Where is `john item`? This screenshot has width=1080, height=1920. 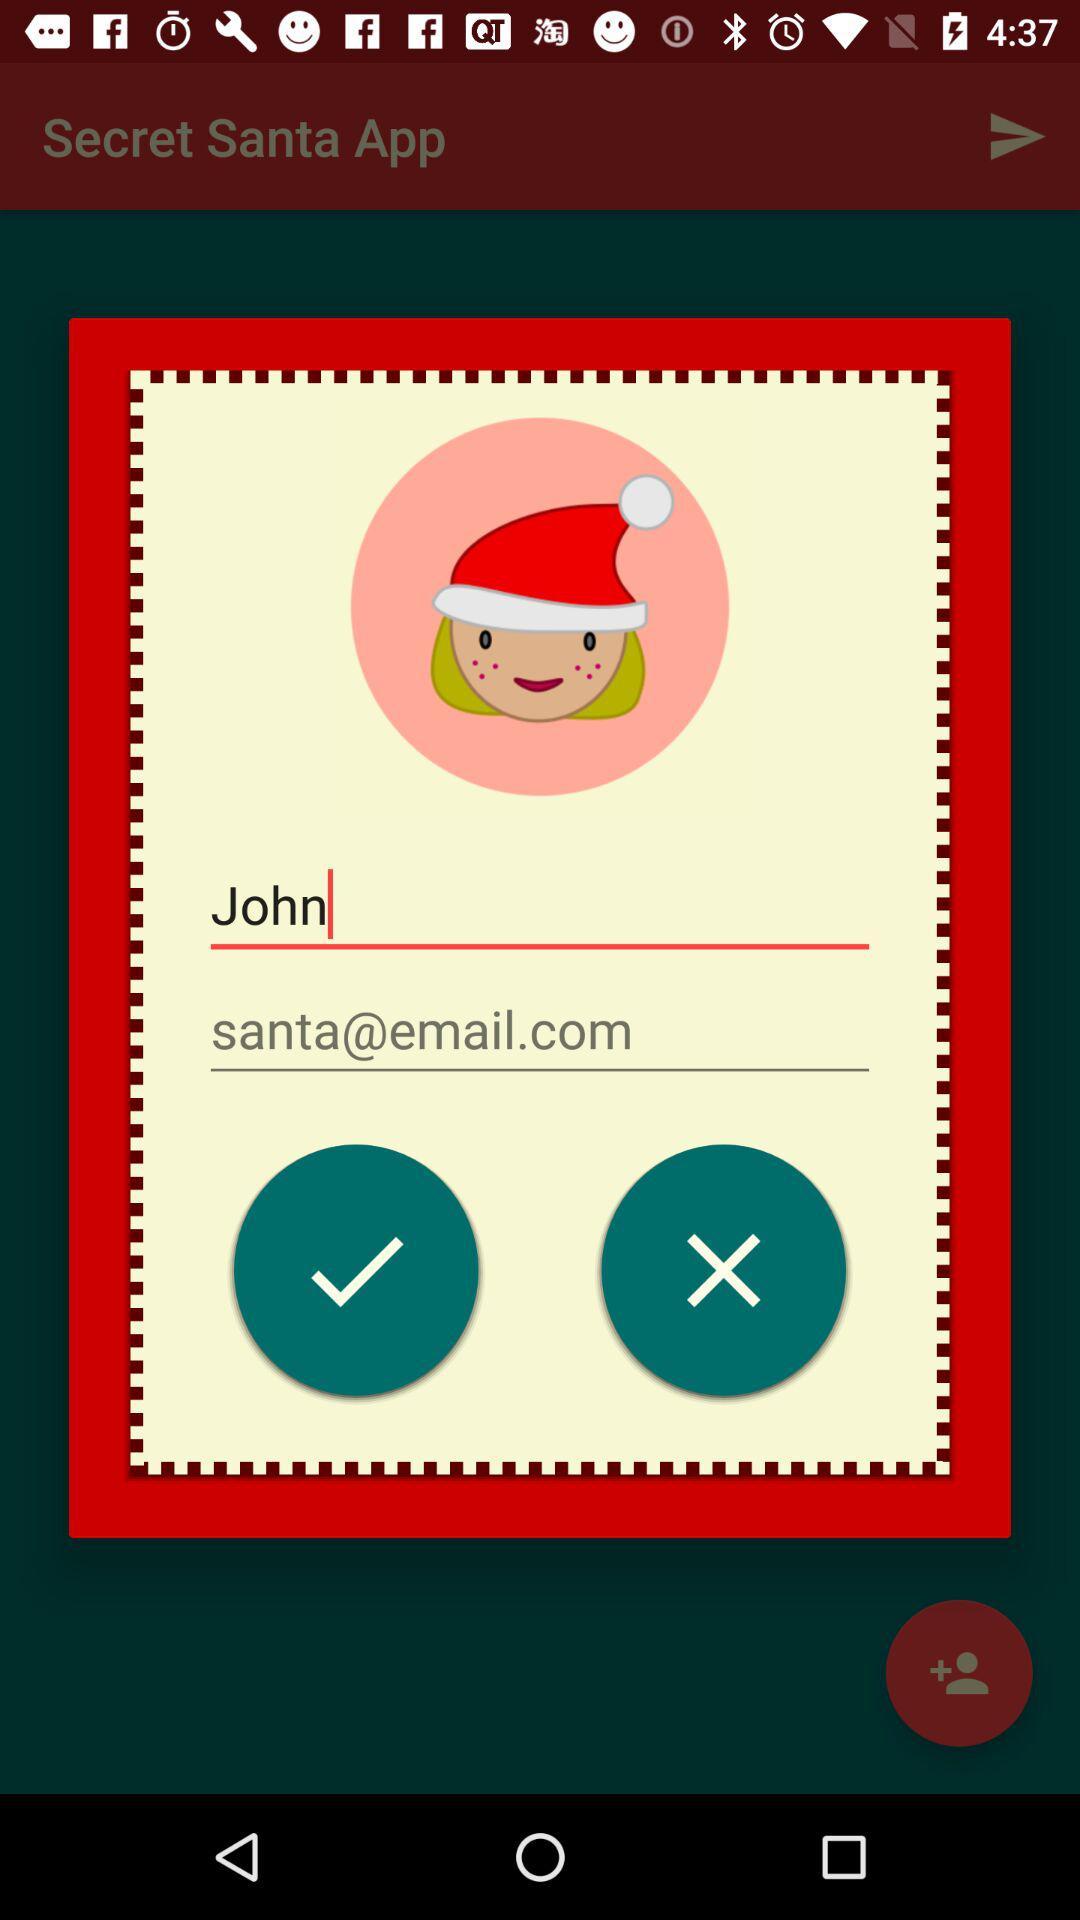
john item is located at coordinates (540, 904).